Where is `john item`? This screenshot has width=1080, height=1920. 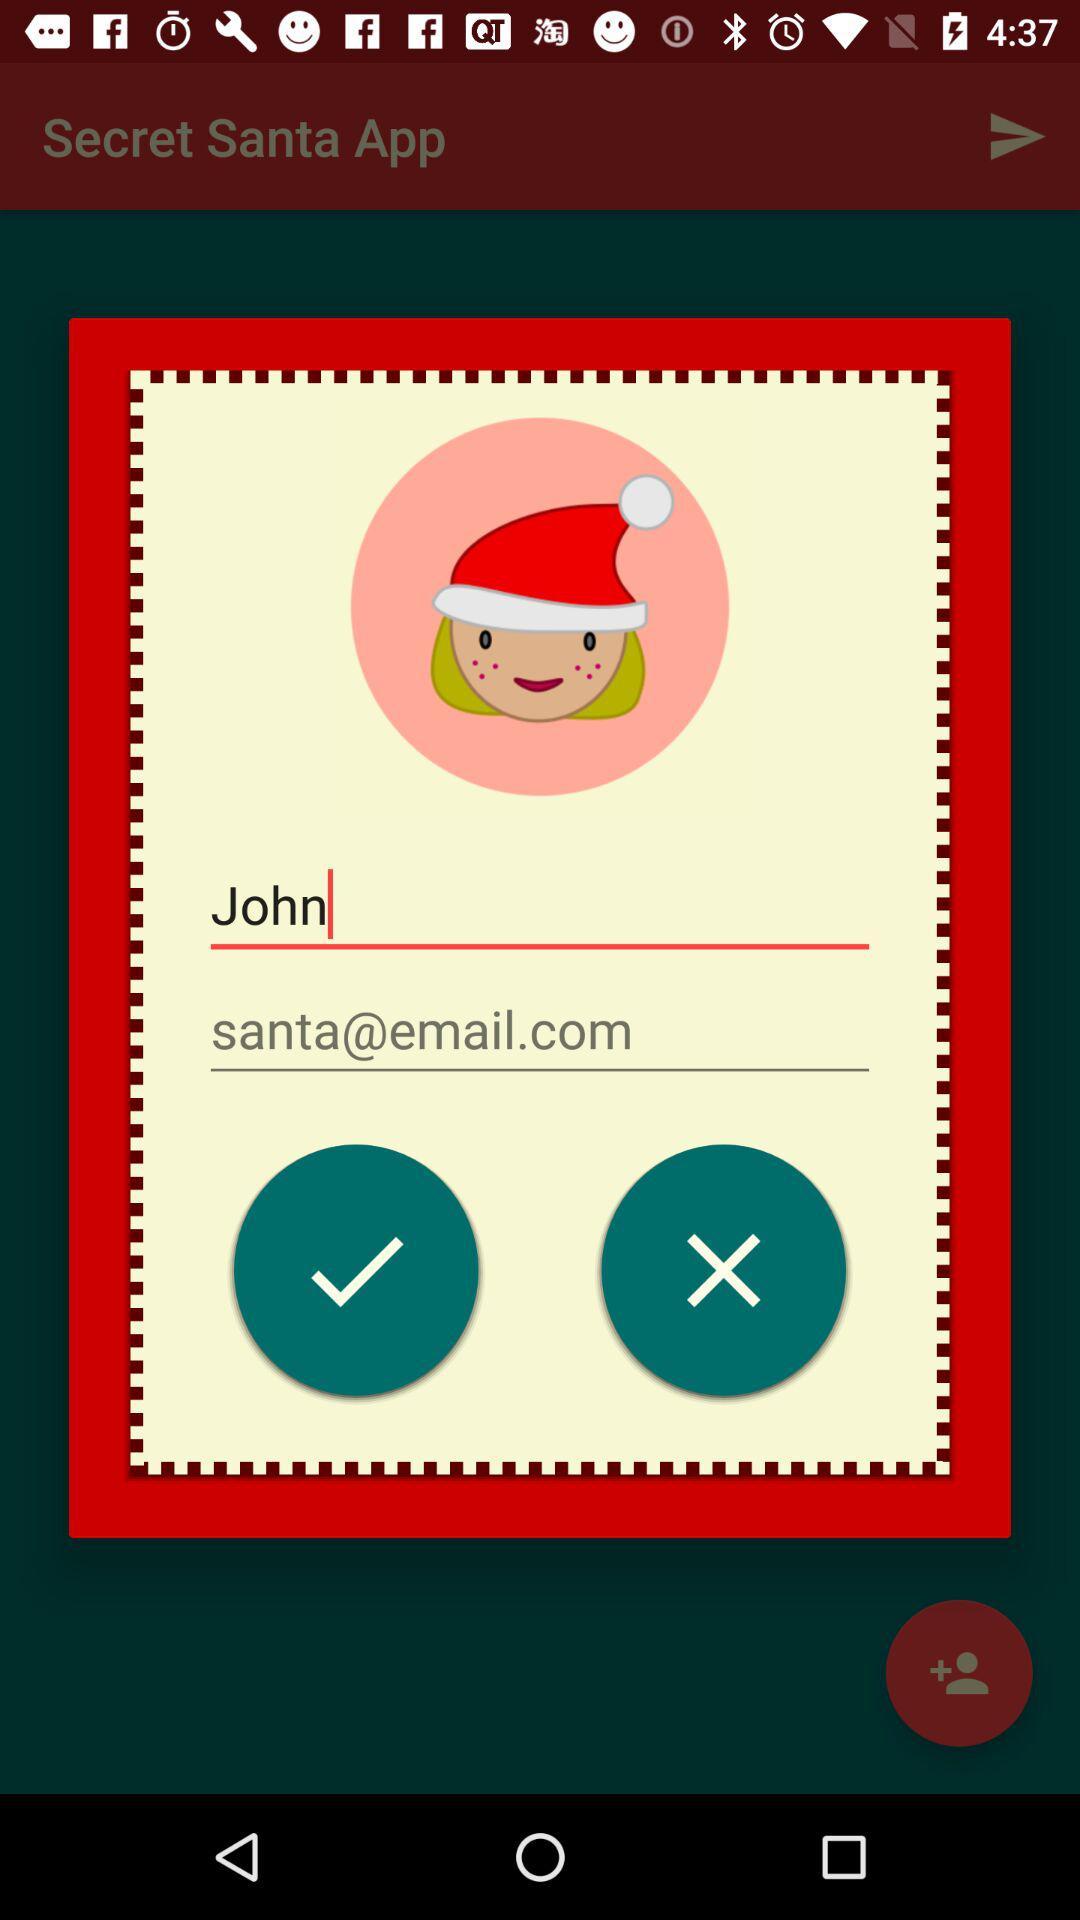
john item is located at coordinates (540, 904).